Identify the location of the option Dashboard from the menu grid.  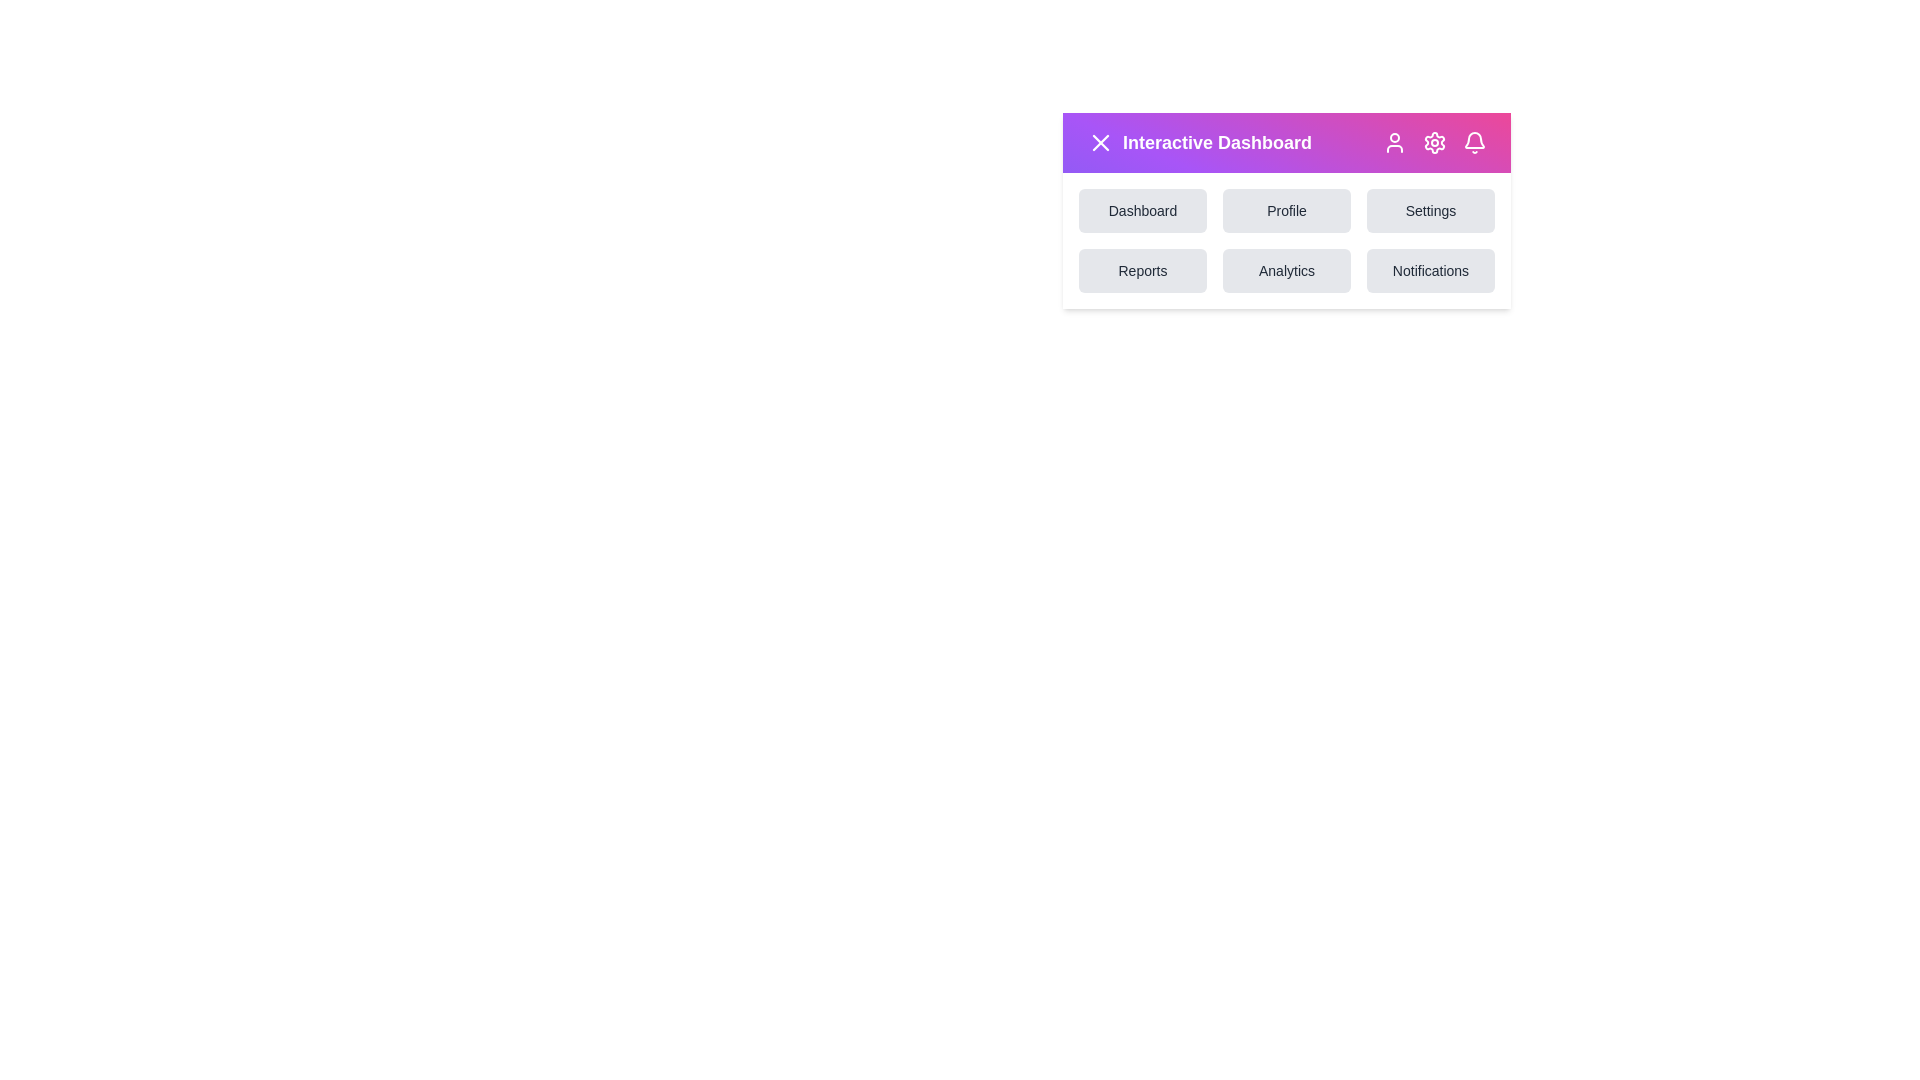
(1142, 211).